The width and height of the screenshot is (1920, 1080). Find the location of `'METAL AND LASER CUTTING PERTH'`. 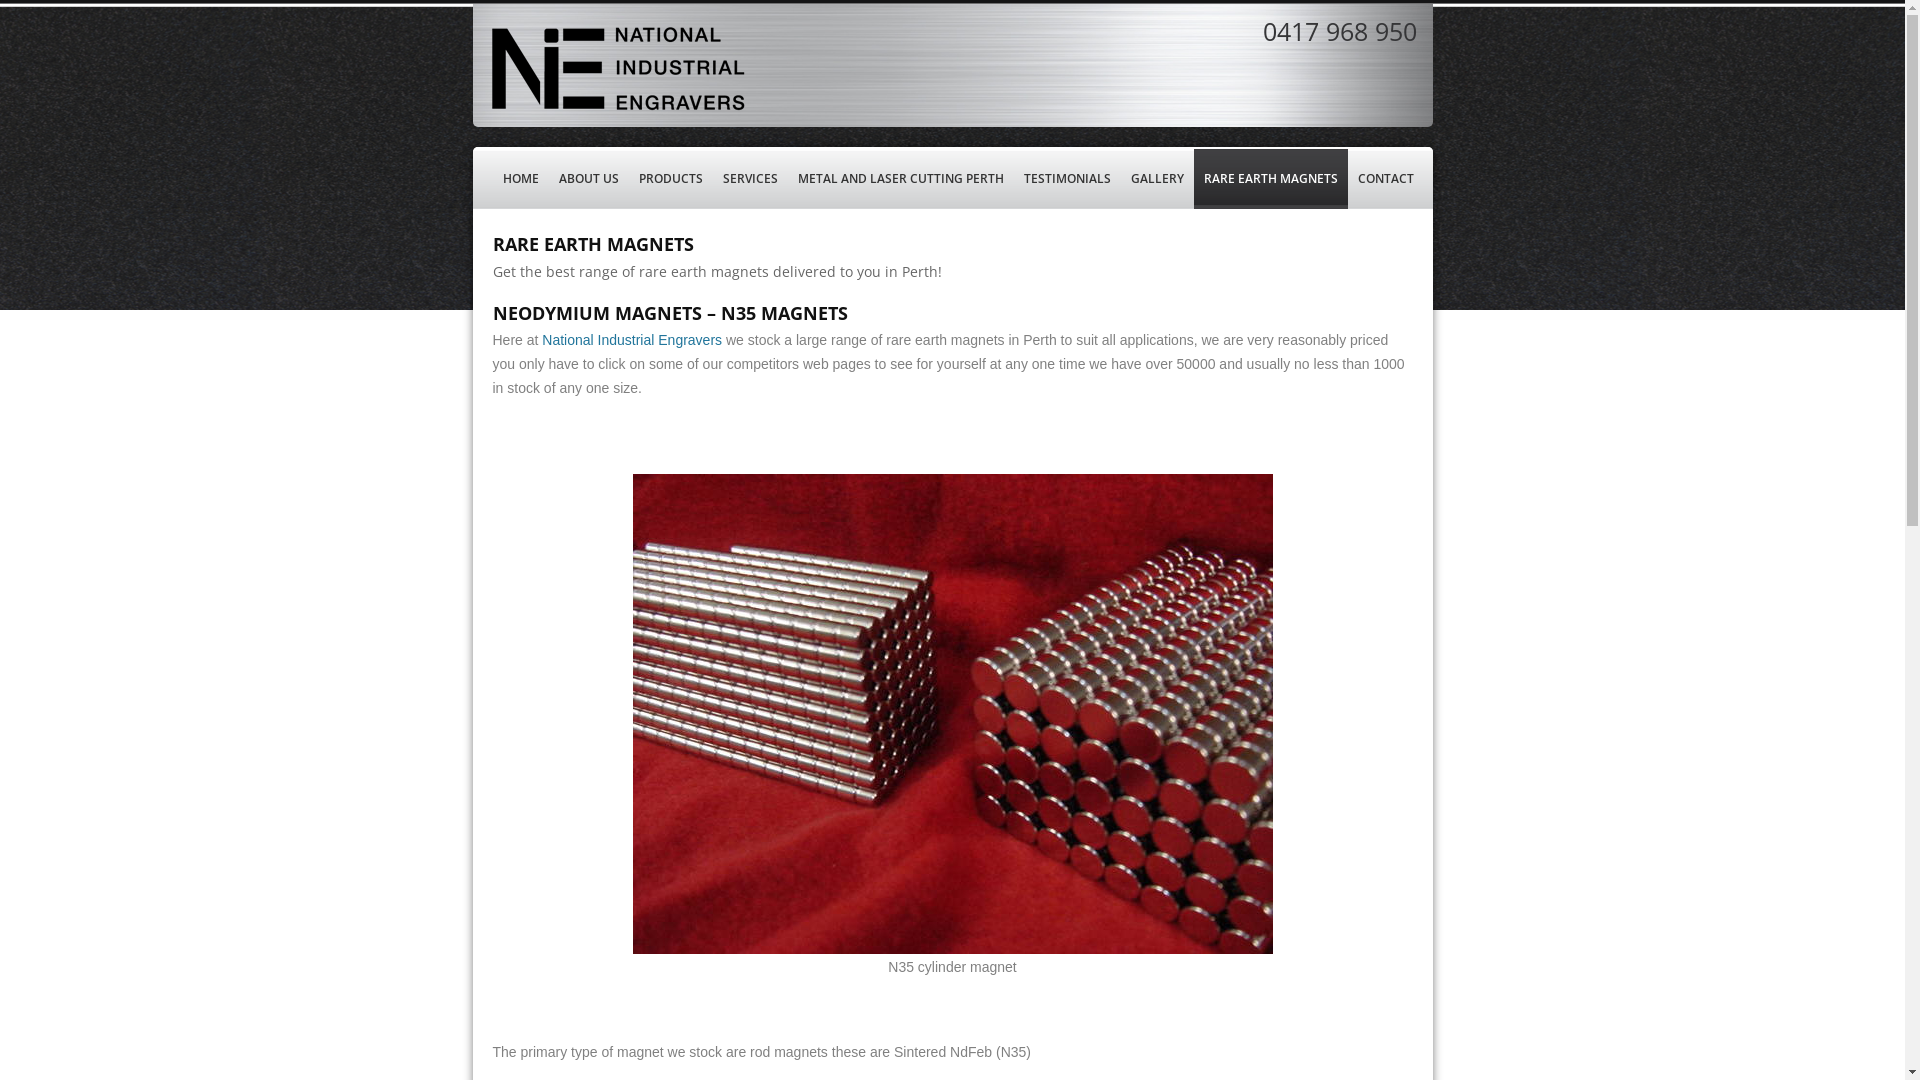

'METAL AND LASER CUTTING PERTH' is located at coordinates (900, 177).